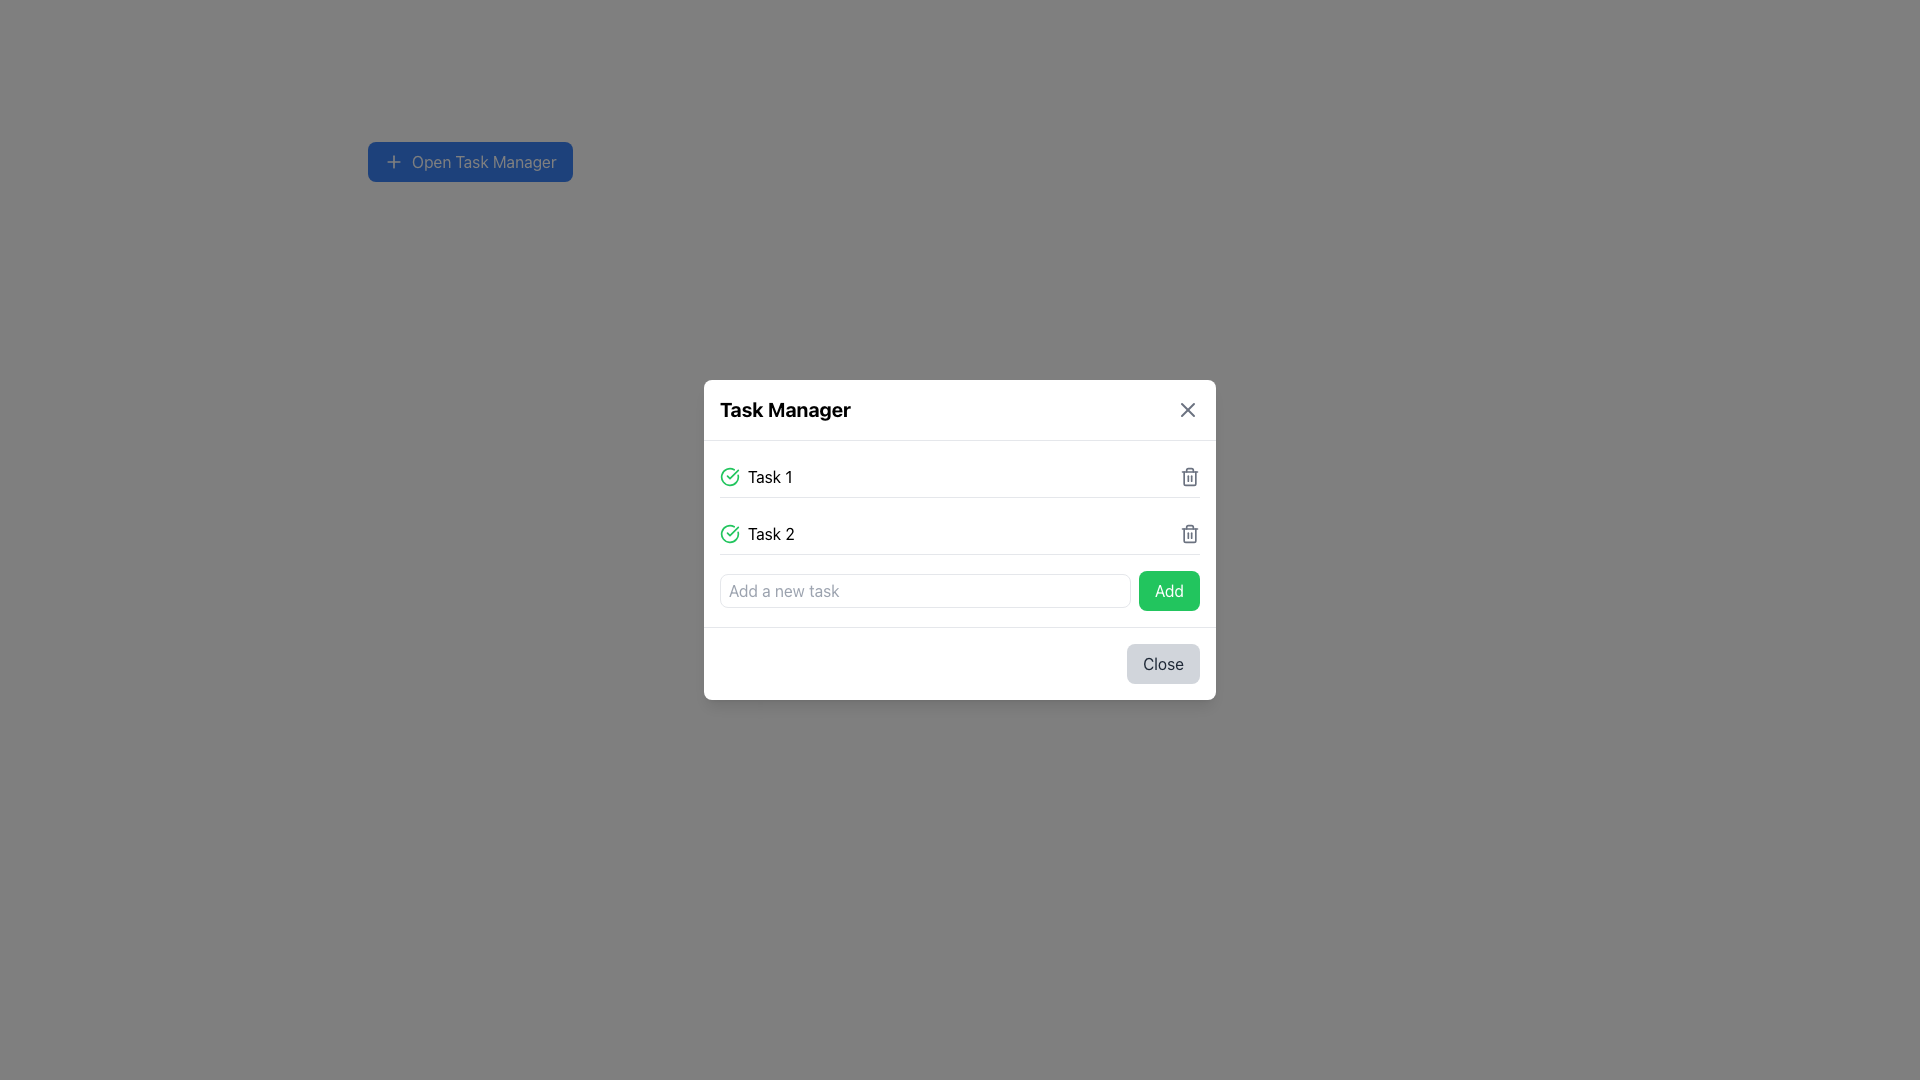 The image size is (1920, 1080). Describe the element at coordinates (1188, 408) in the screenshot. I see `the small X icon representing the close button in the Task Manager modal, which is styled with a black stroke and located near the top-right corner` at that location.